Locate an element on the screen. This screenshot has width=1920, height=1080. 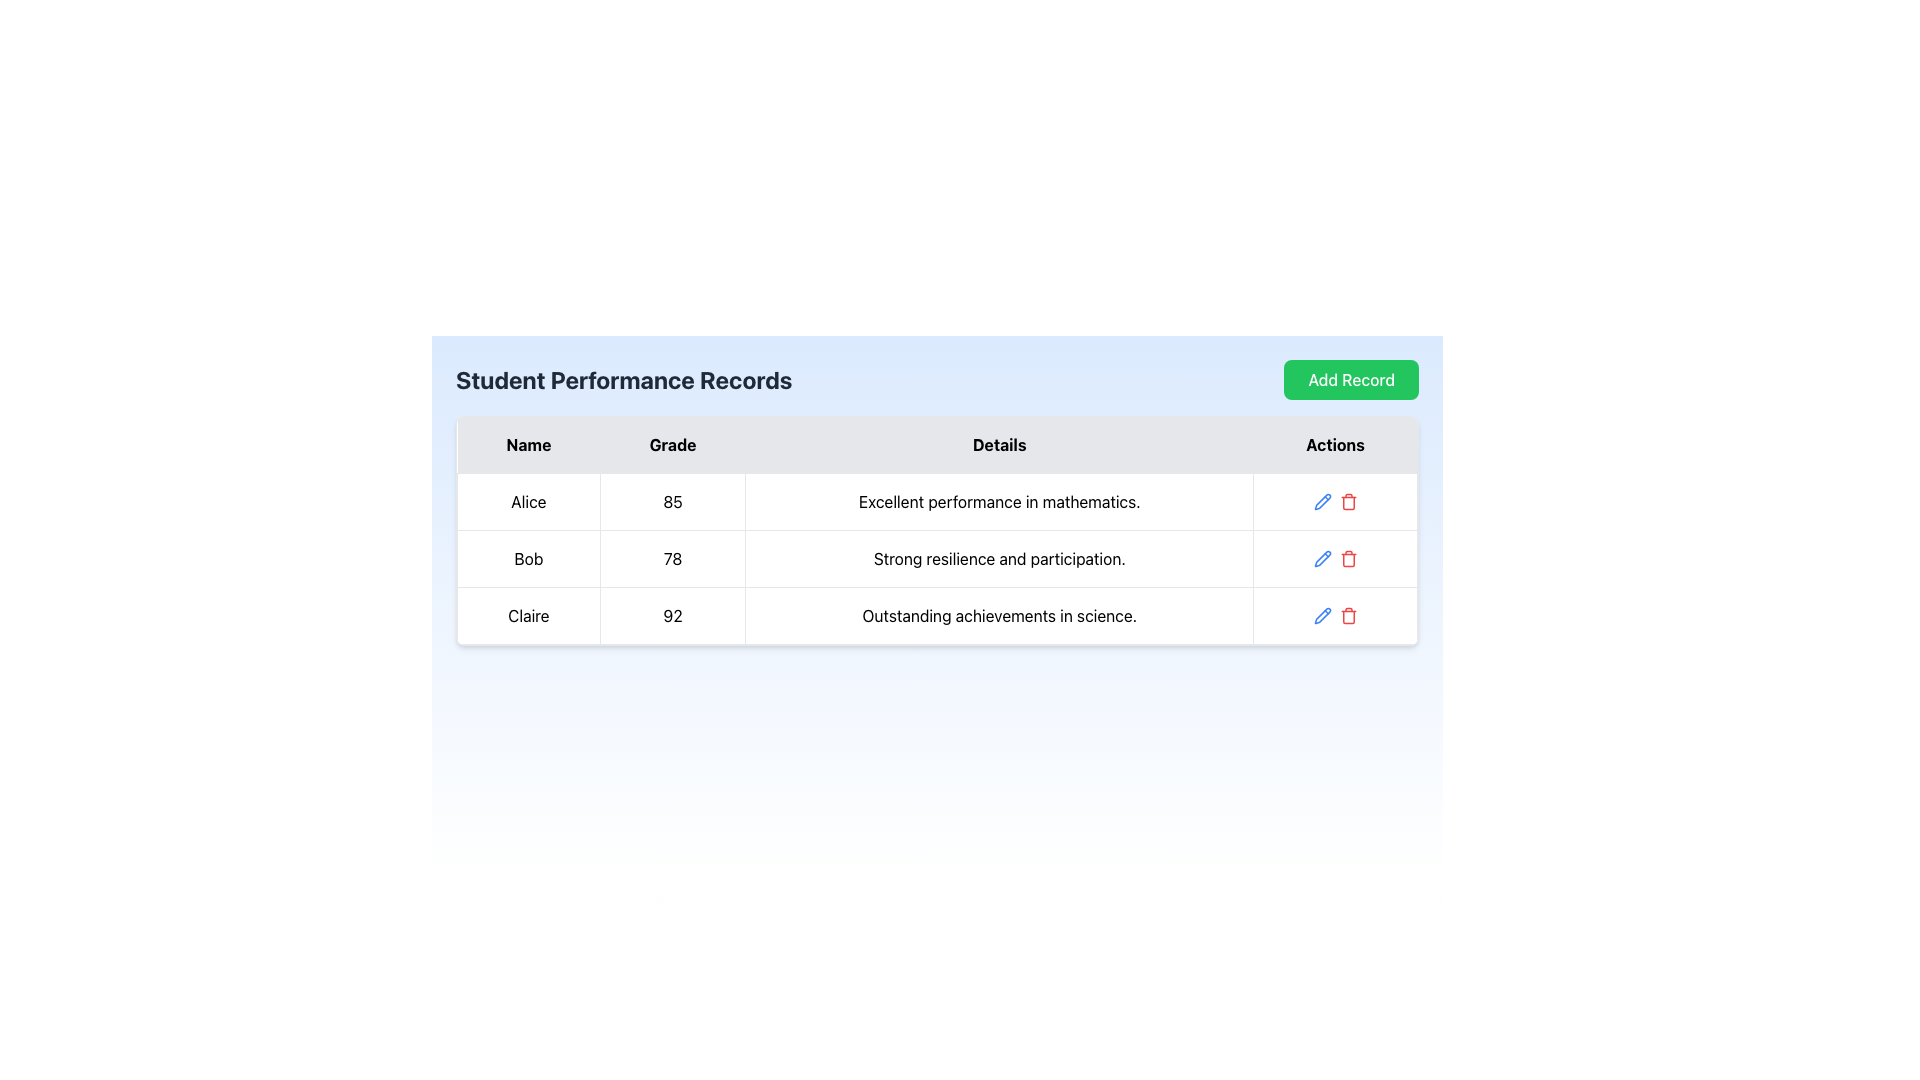
the edit button in the 'Actions' column of the table for the entry 'Claire' to trigger the highlight effect is located at coordinates (1322, 615).